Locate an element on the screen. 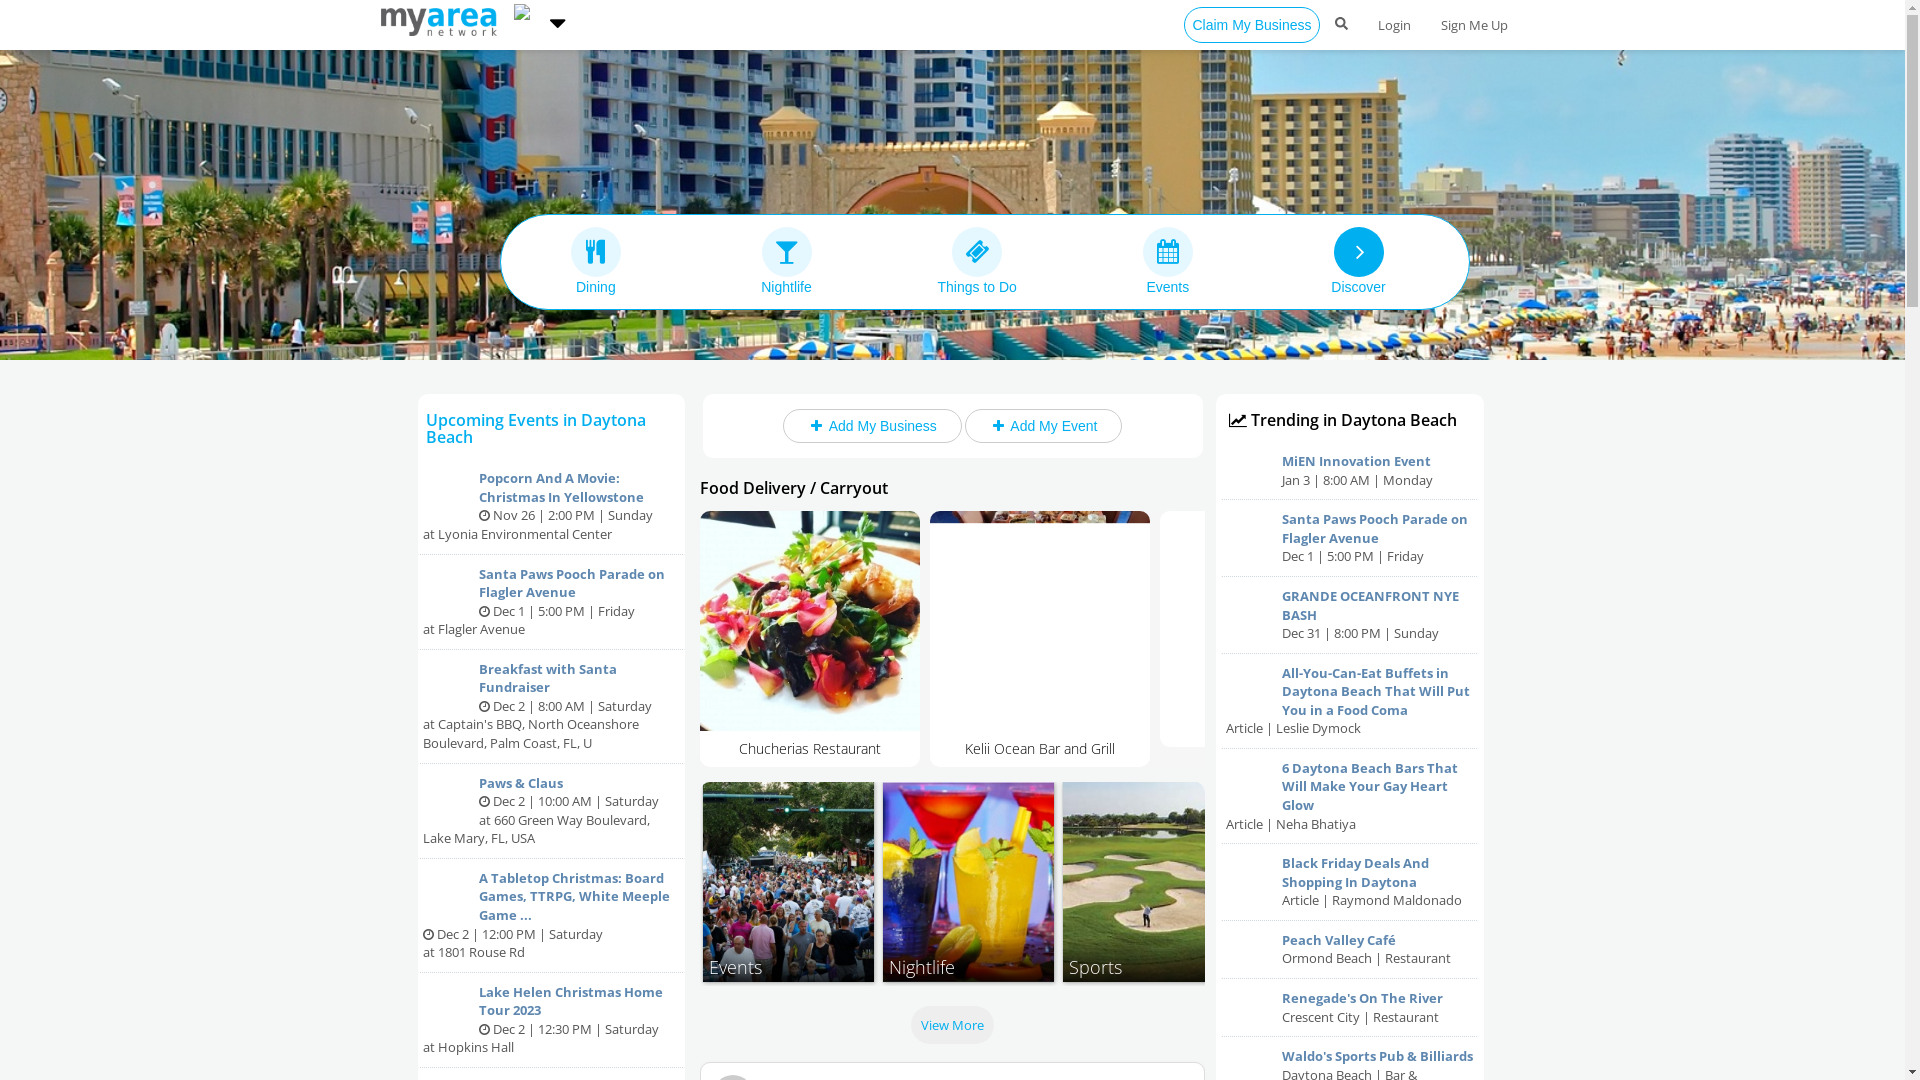 This screenshot has height=1080, width=1920. 'Renegade's On The River is located at coordinates (1349, 1007).